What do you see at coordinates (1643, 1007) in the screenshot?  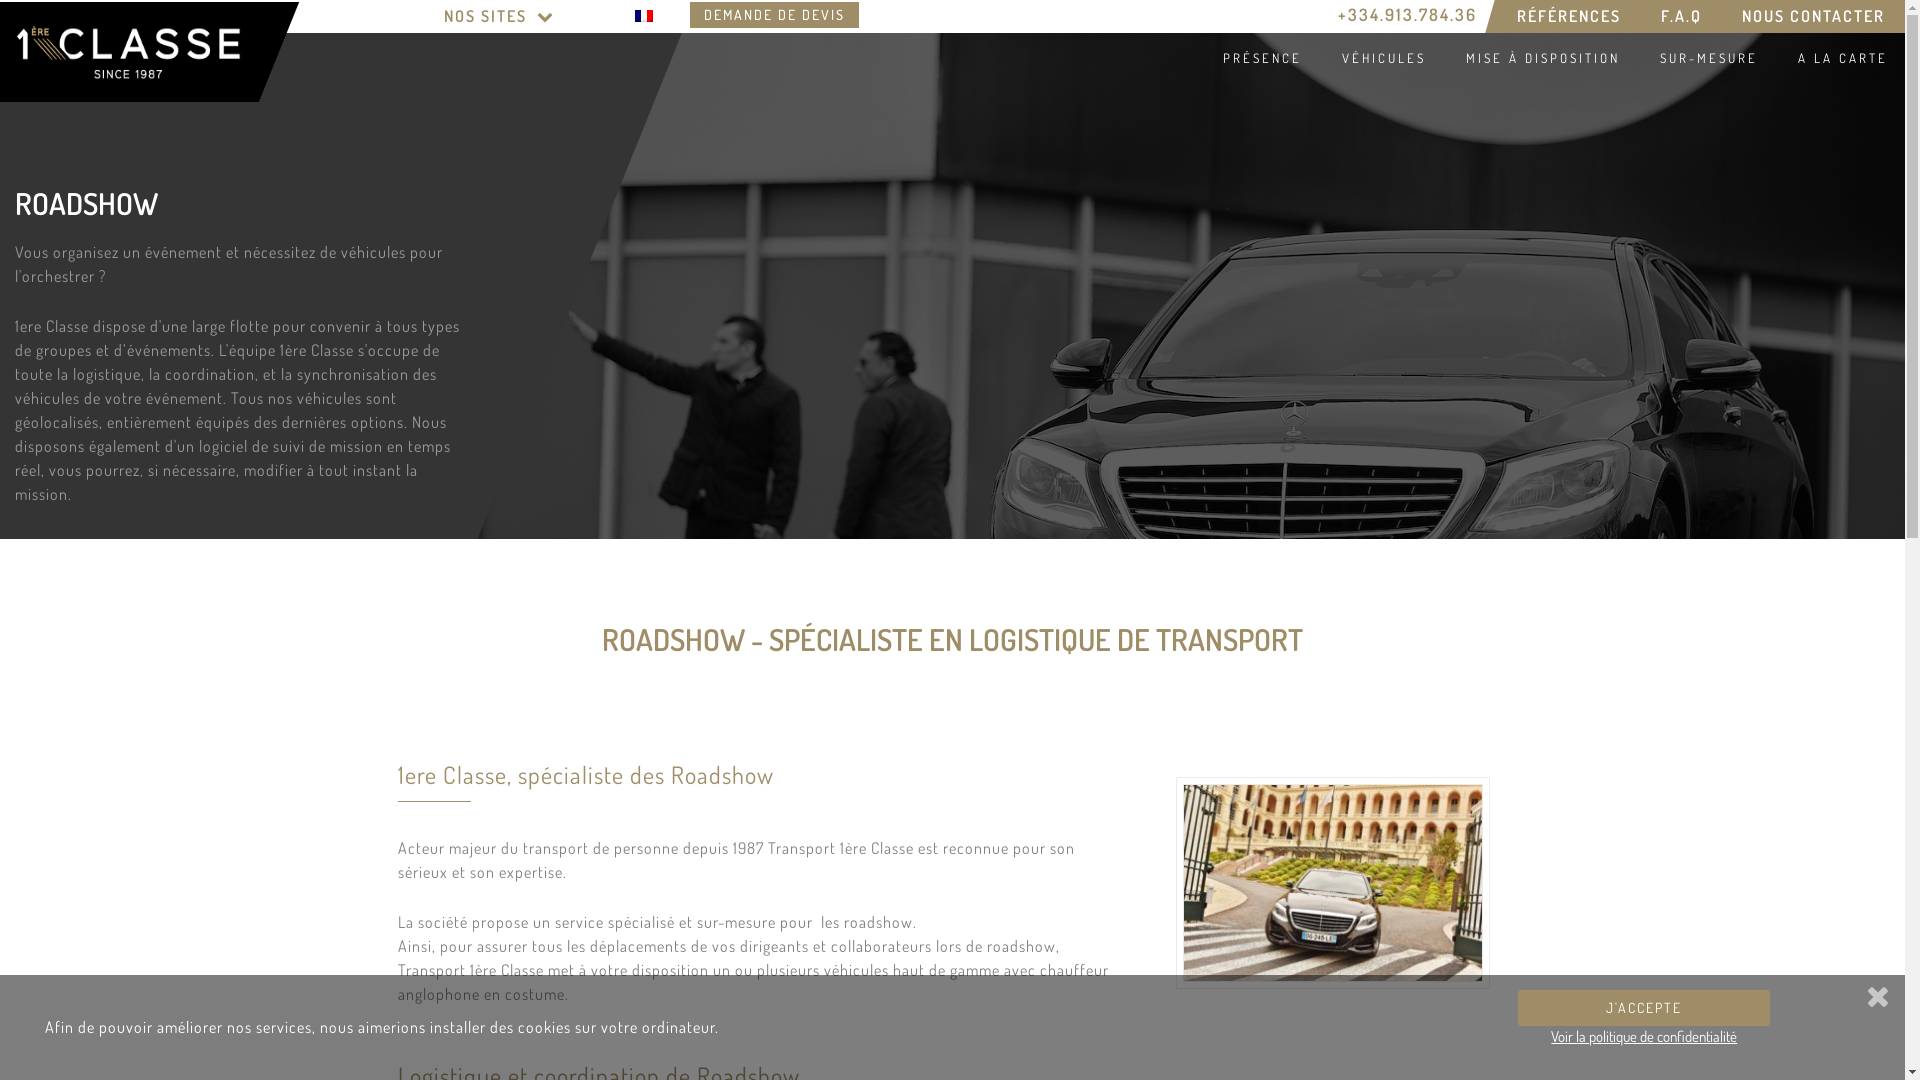 I see `'J'ACCEPTE'` at bounding box center [1643, 1007].